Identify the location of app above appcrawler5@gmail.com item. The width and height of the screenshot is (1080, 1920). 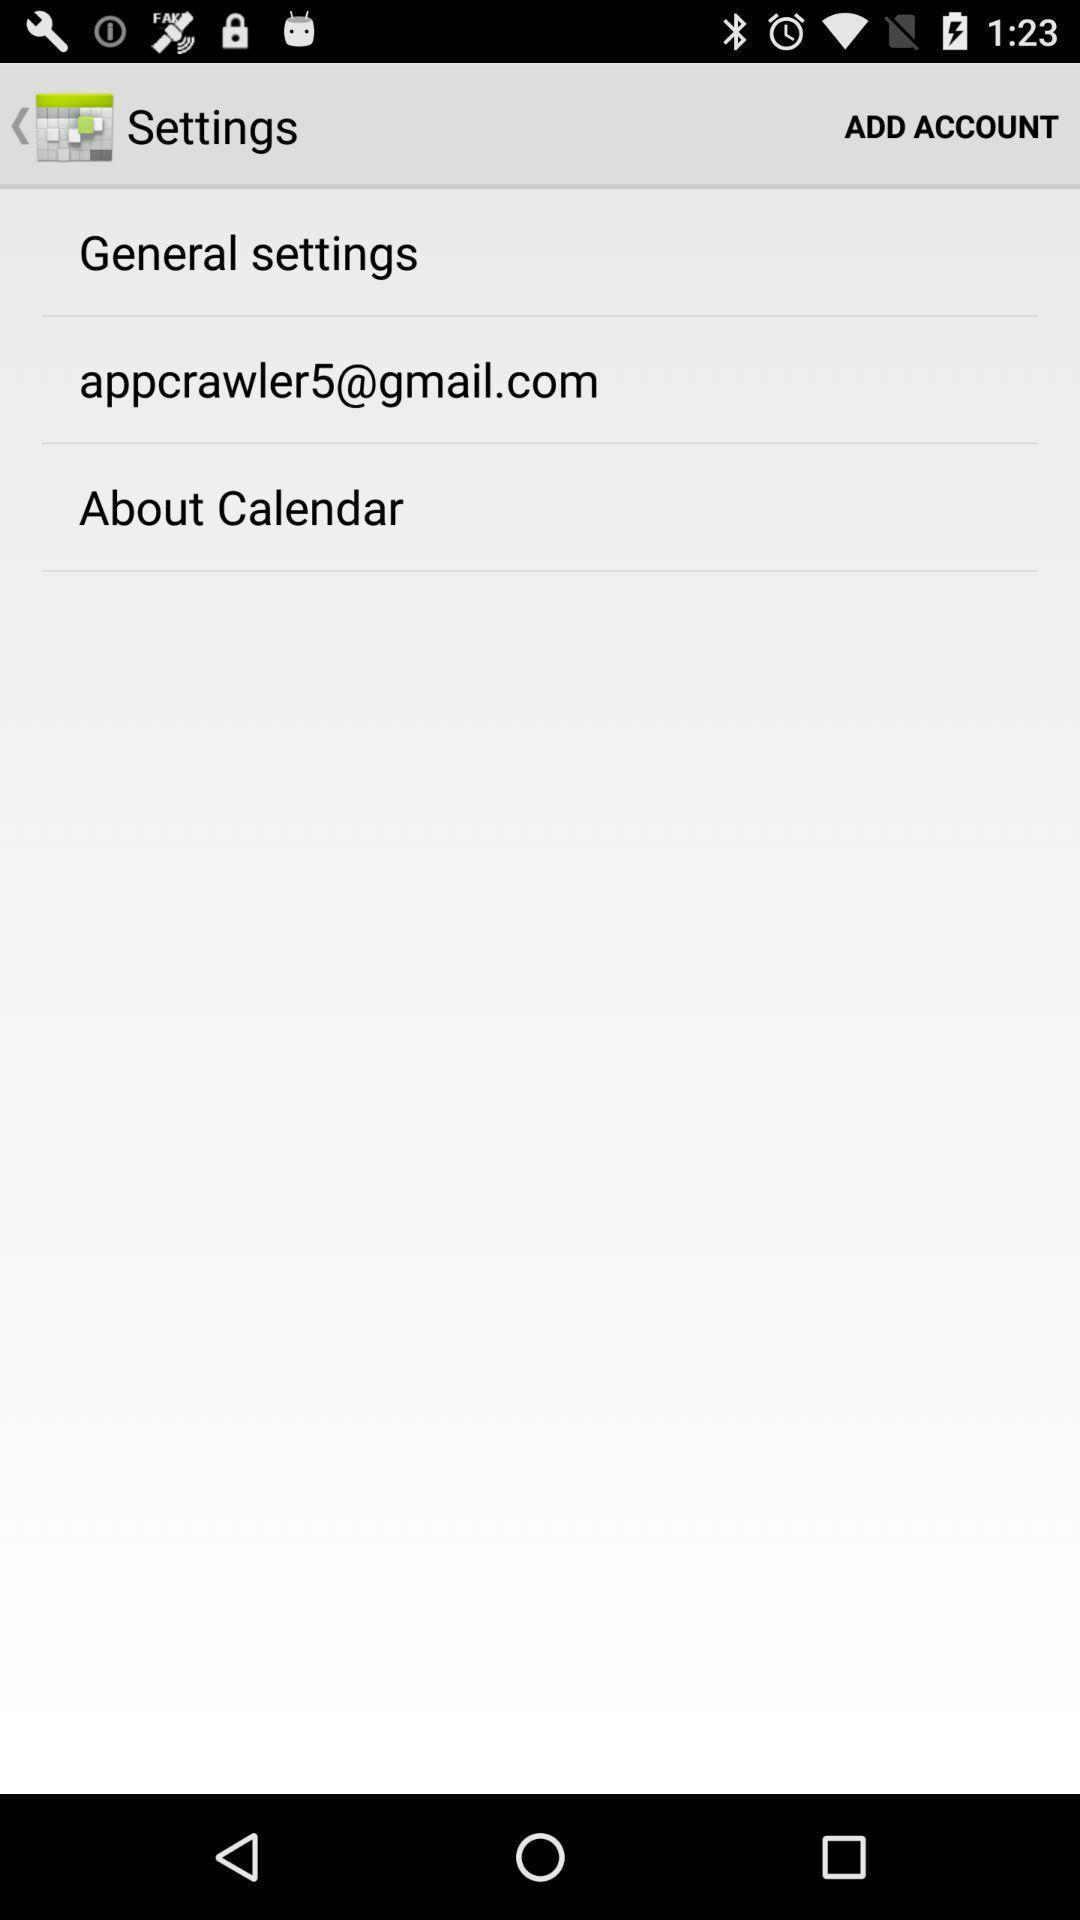
(247, 250).